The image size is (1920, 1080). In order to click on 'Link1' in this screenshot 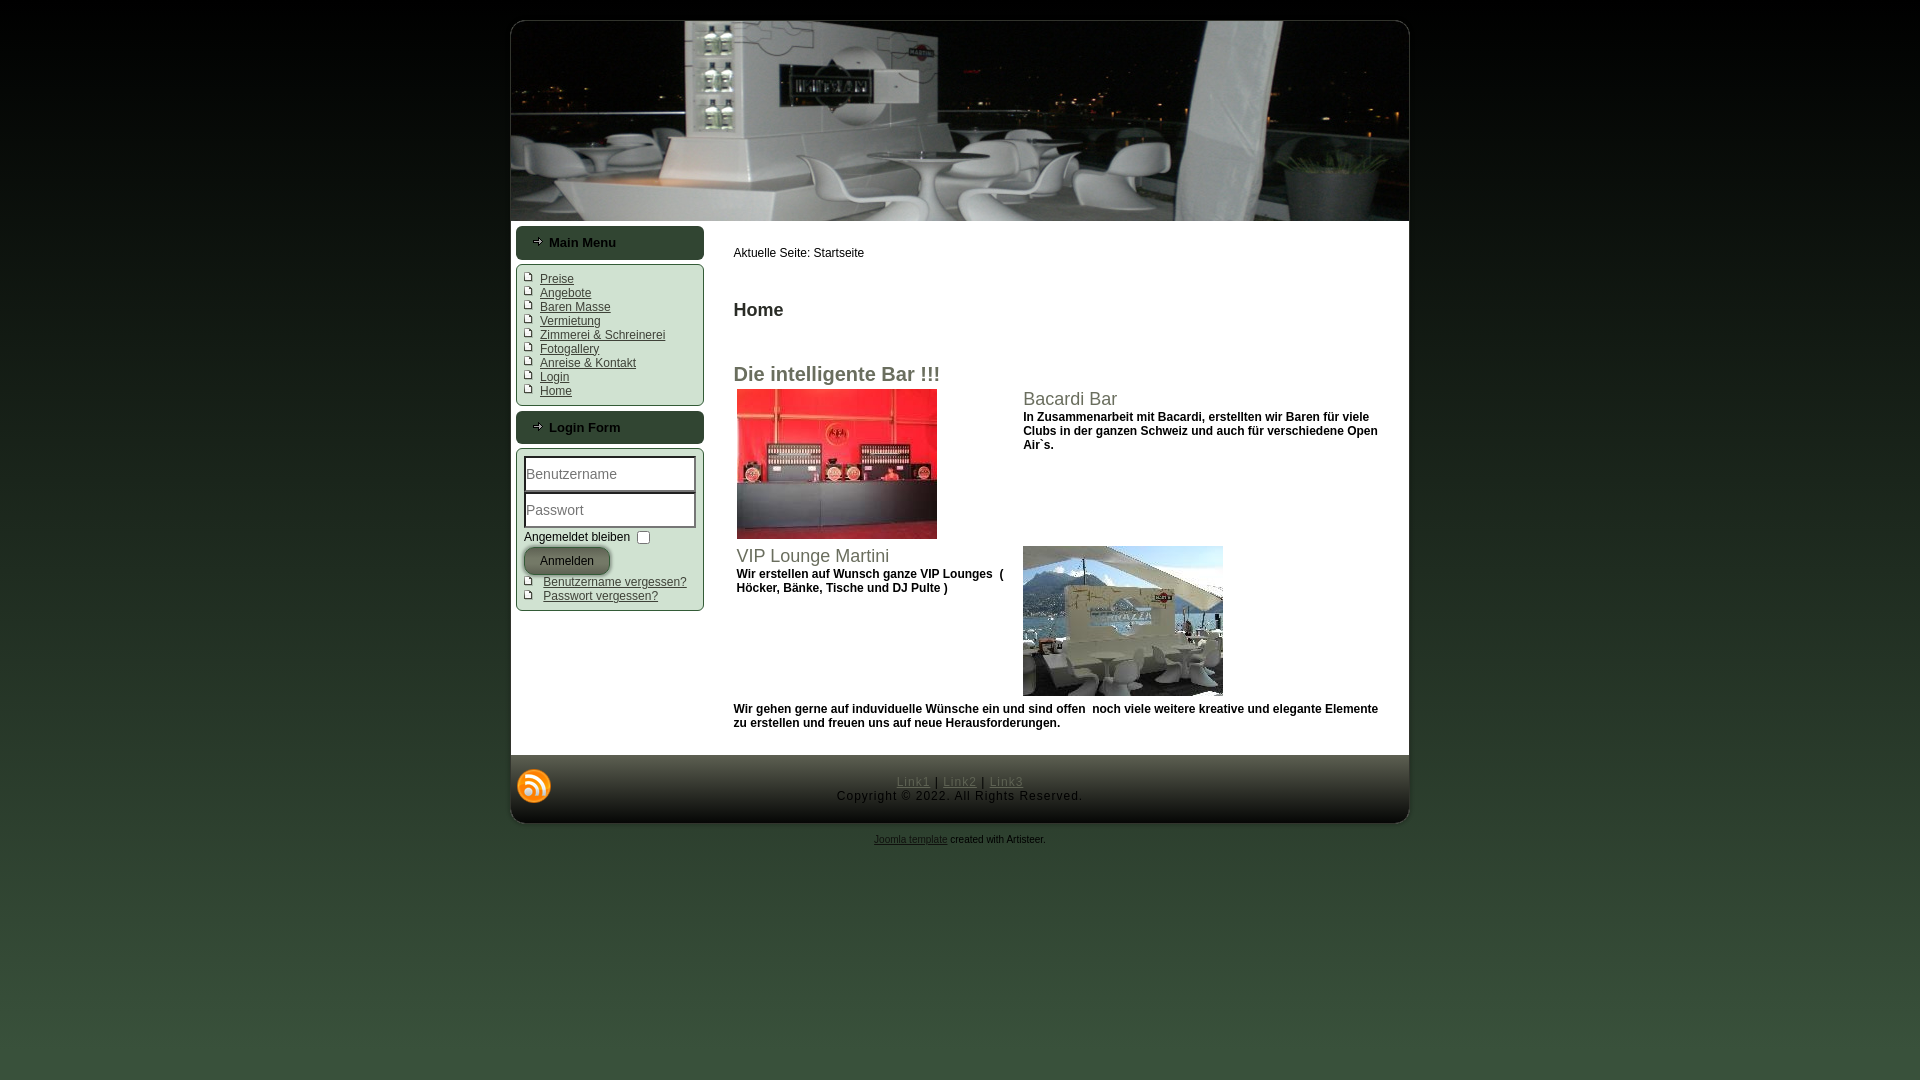, I will do `click(896, 781)`.